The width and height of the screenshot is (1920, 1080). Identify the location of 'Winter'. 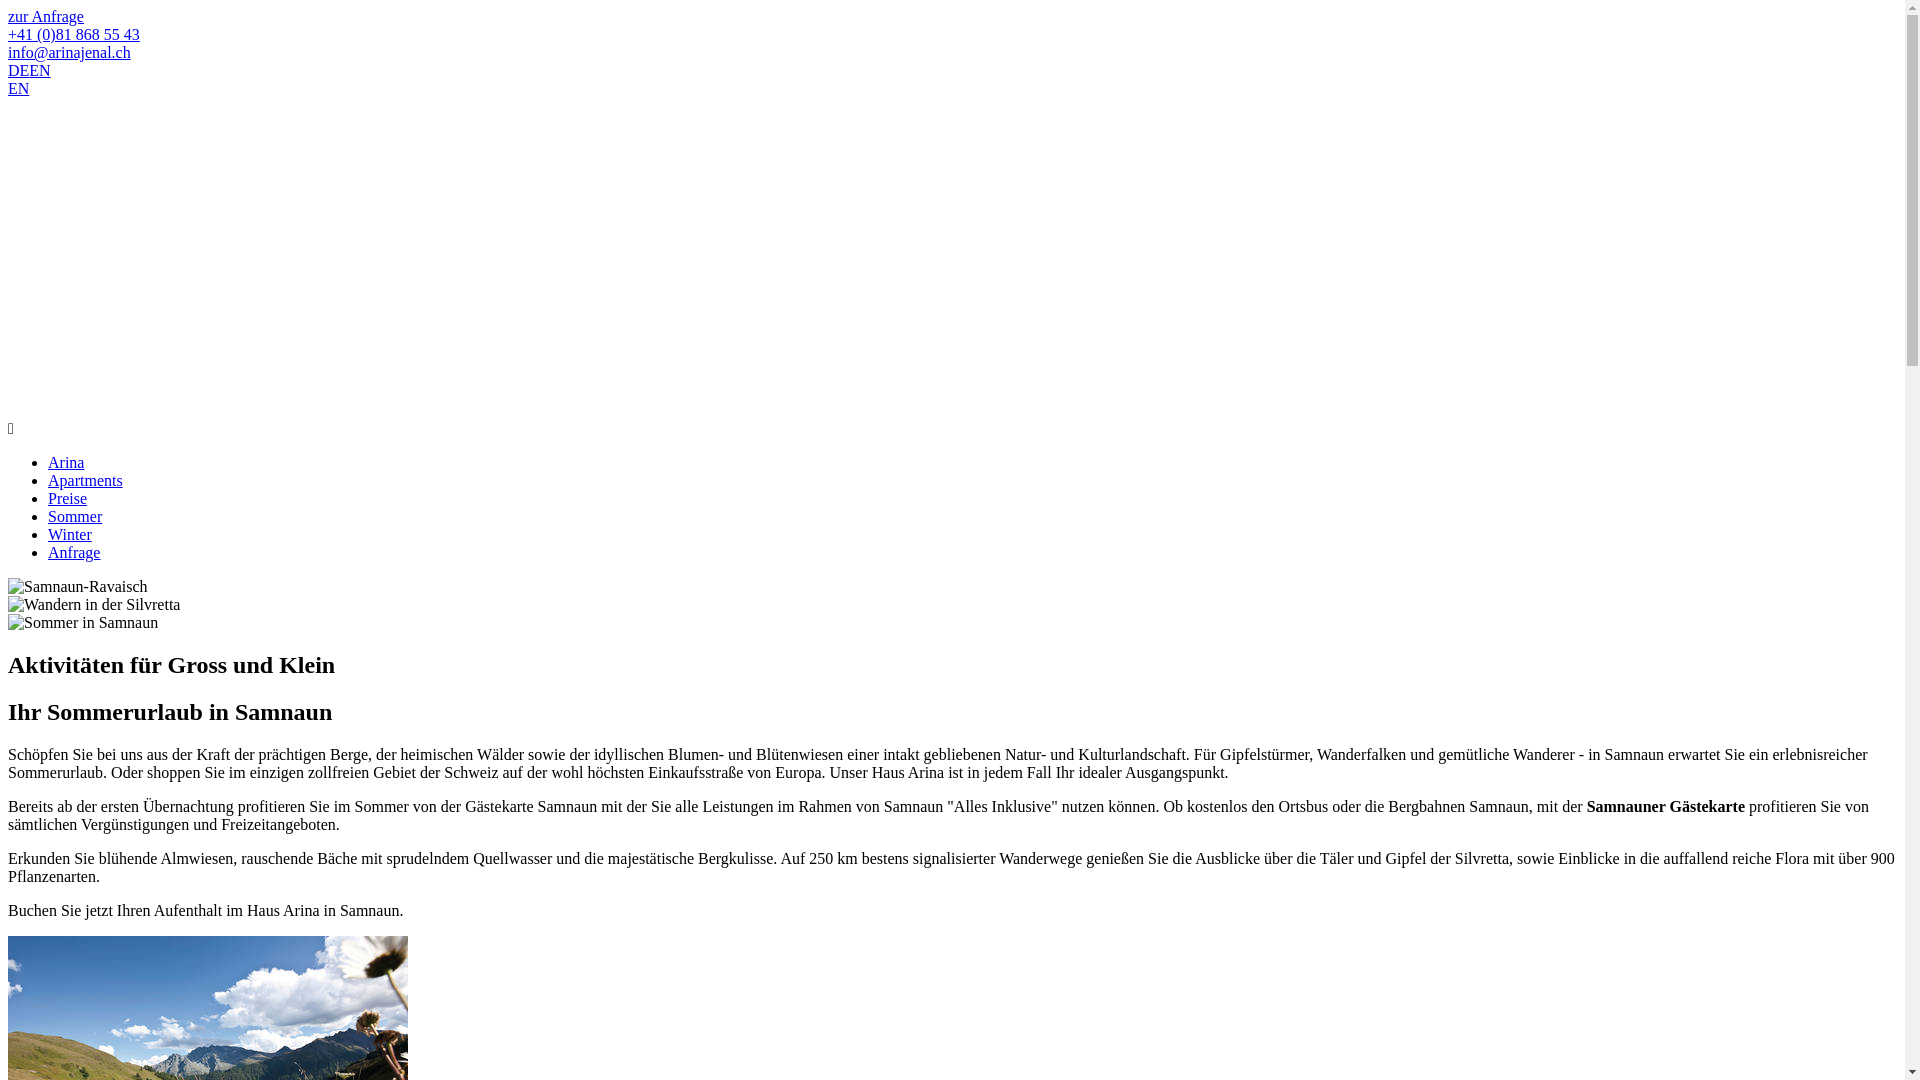
(70, 533).